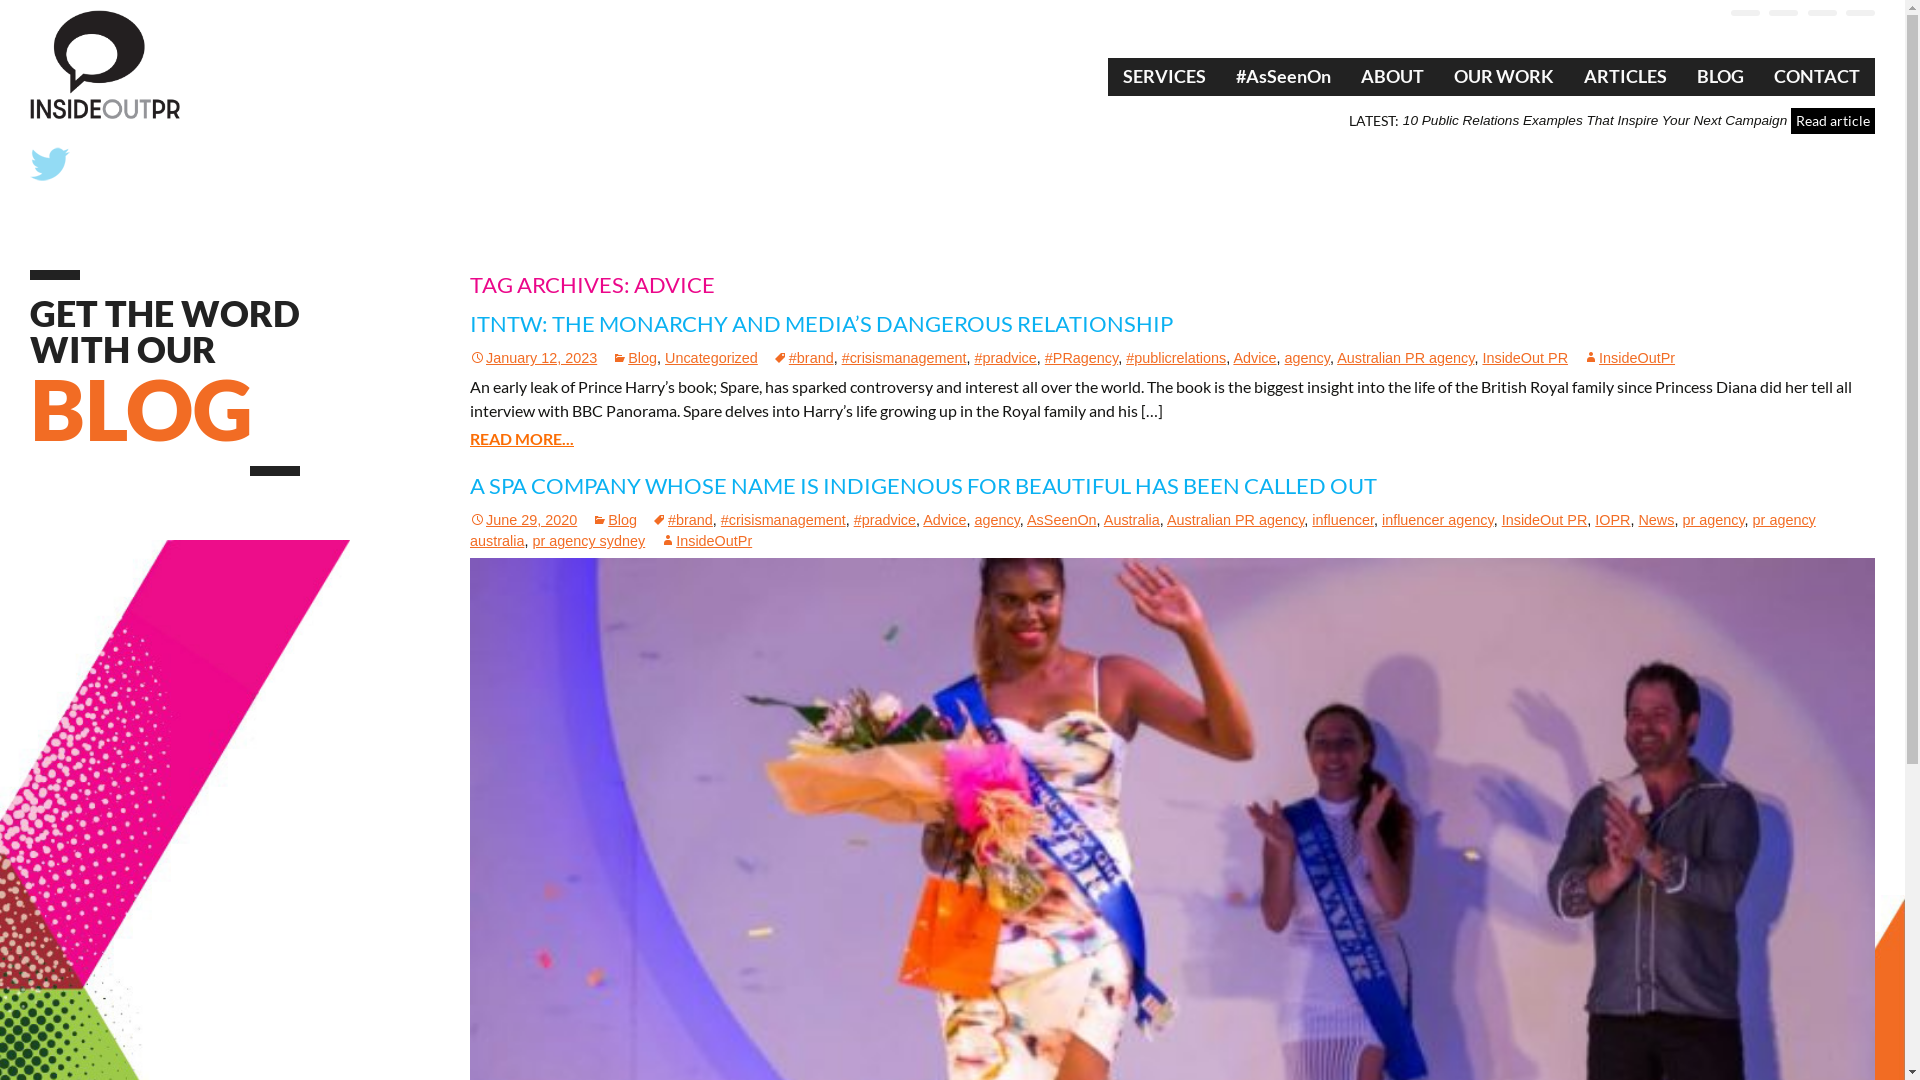 The height and width of the screenshot is (1080, 1920). What do you see at coordinates (1126, 357) in the screenshot?
I see `'#publicrelations'` at bounding box center [1126, 357].